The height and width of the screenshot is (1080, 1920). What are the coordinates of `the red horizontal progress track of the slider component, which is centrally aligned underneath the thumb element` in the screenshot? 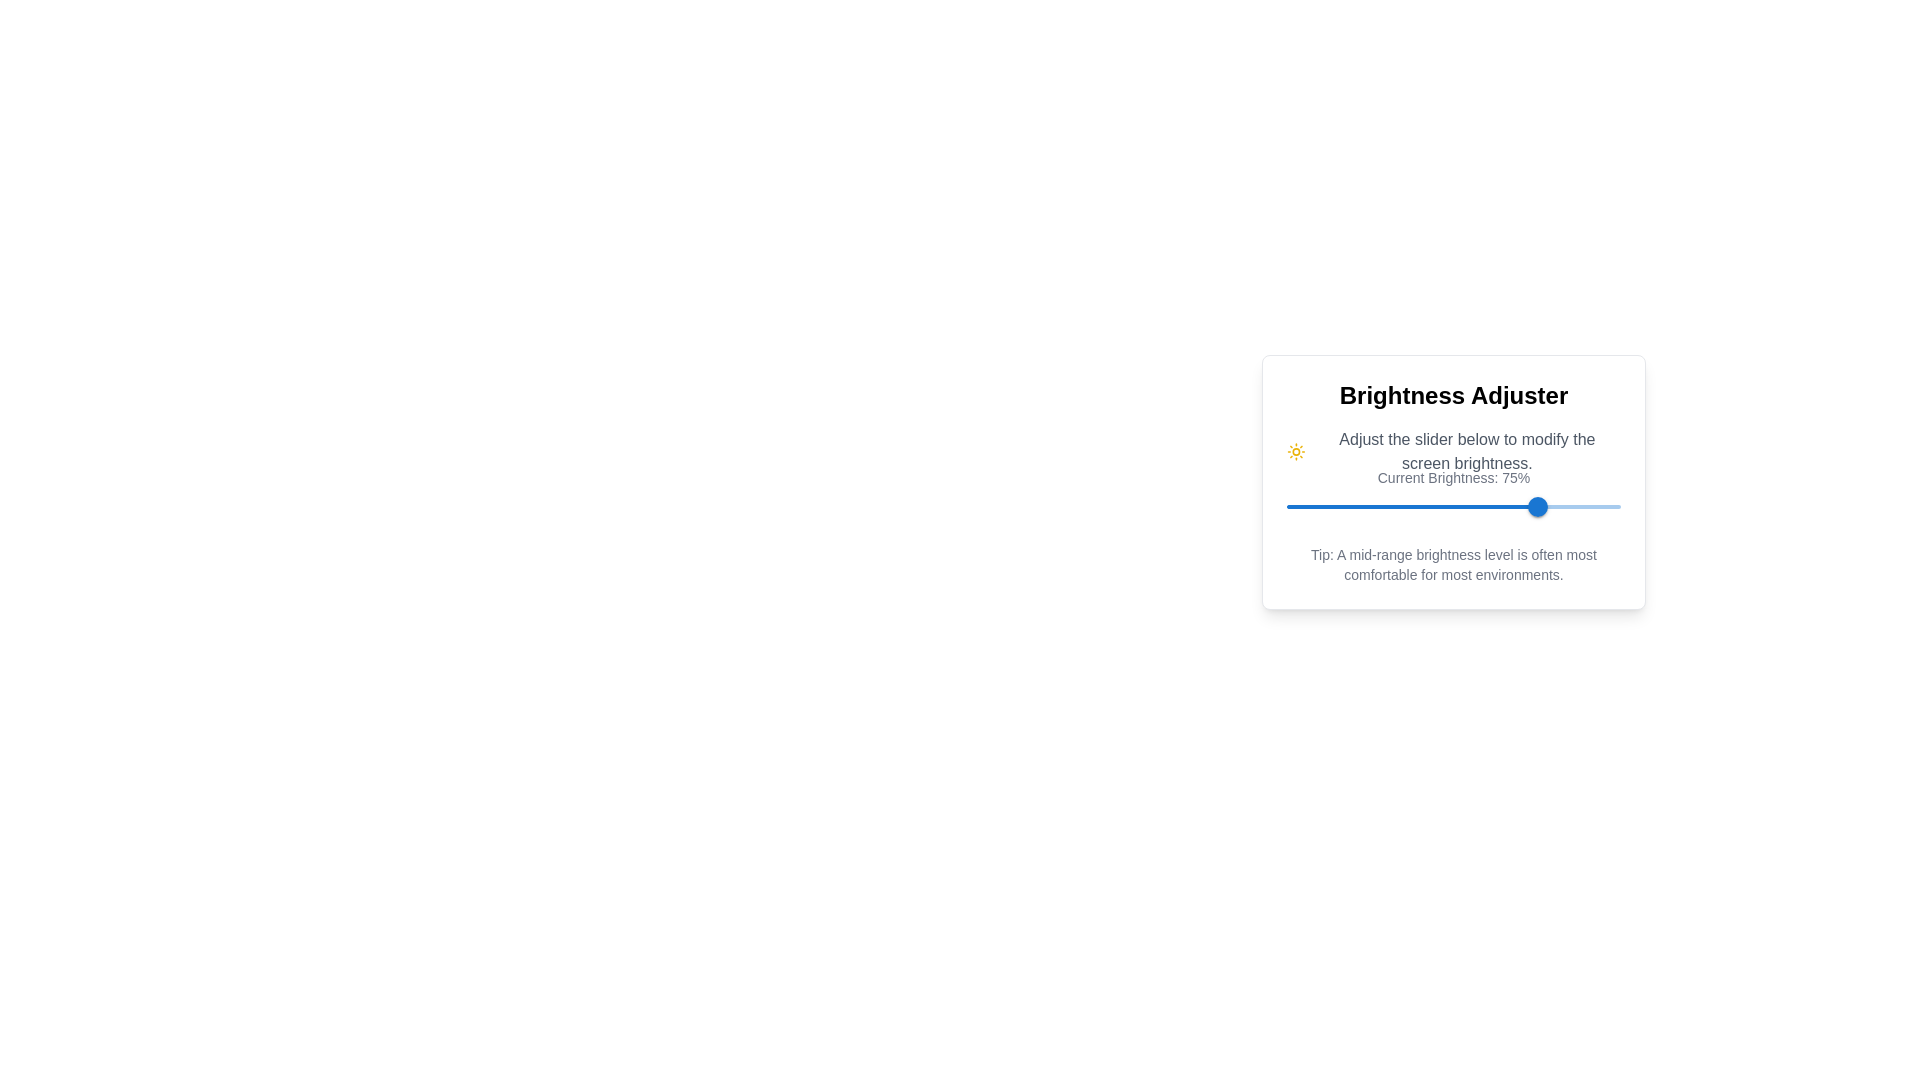 It's located at (1411, 505).